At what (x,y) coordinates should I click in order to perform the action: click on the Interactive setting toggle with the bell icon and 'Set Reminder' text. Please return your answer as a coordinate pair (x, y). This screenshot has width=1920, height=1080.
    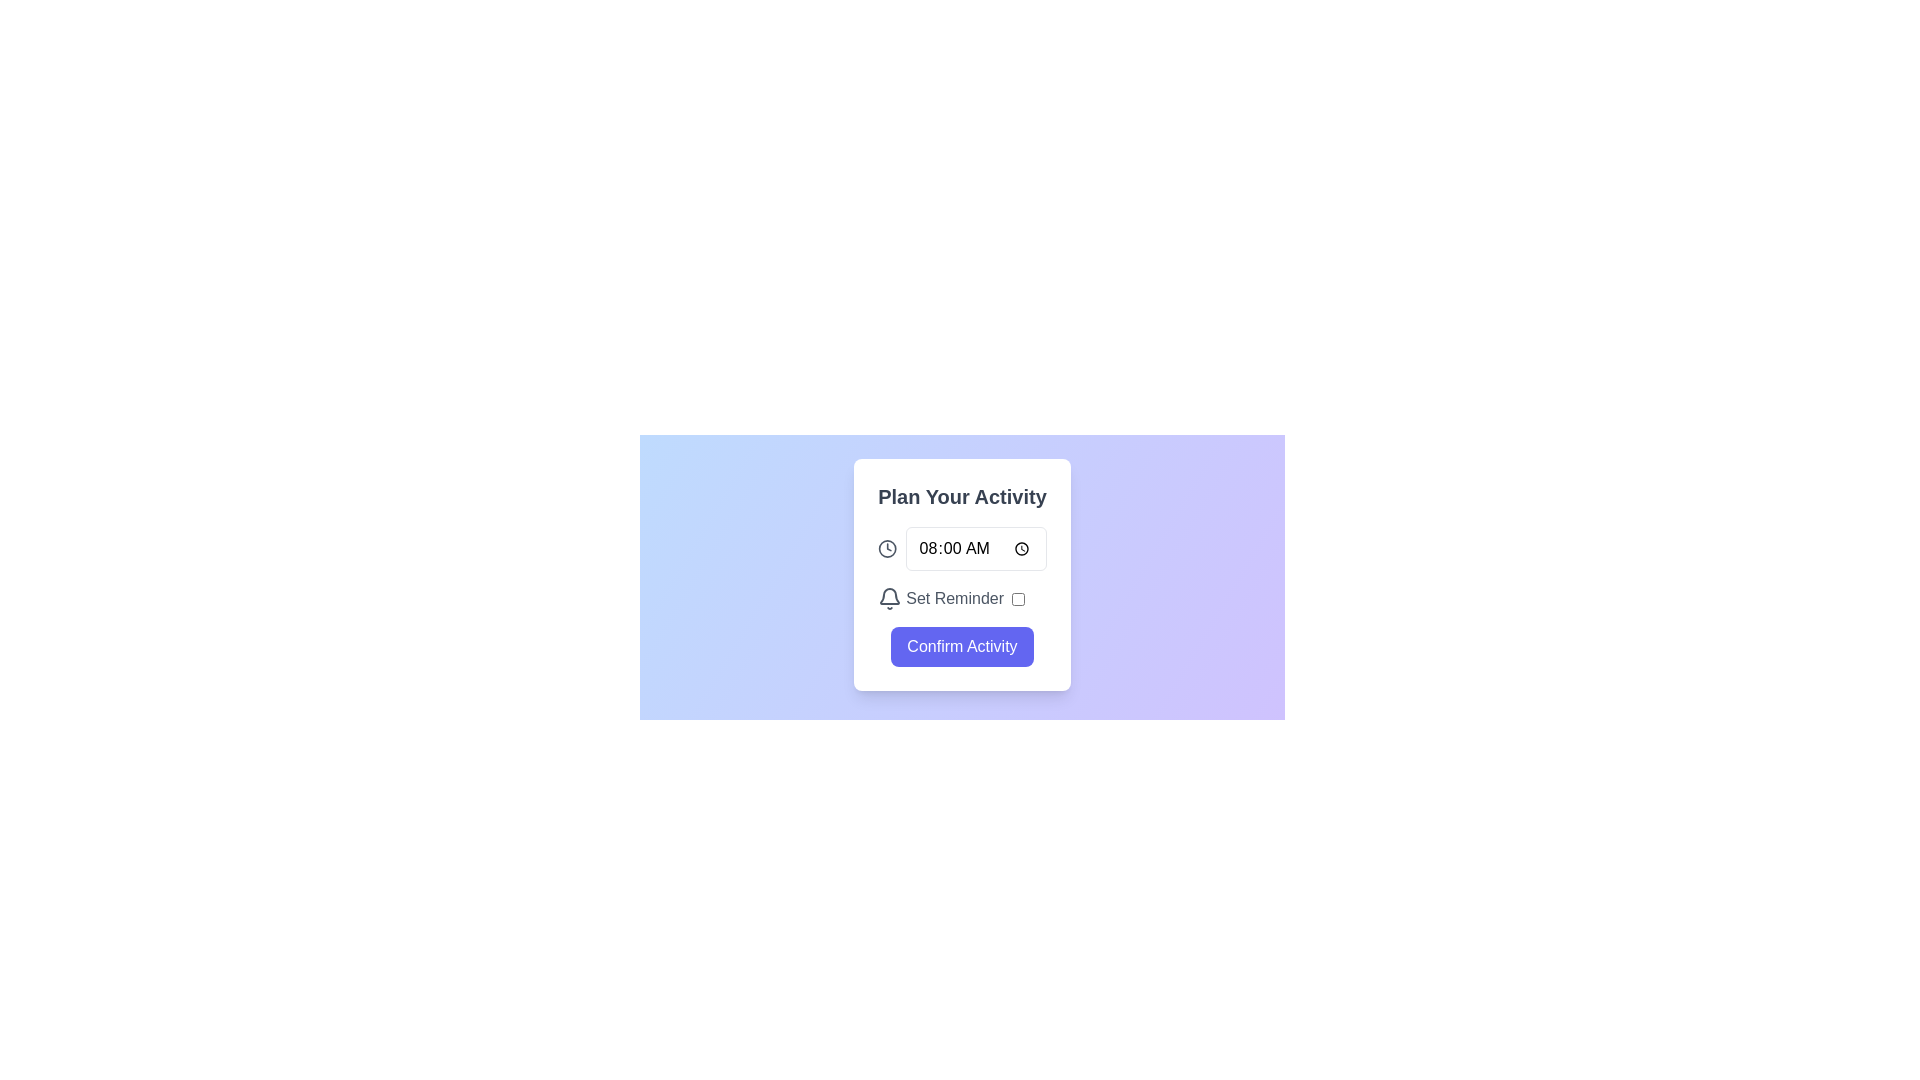
    Looking at the image, I should click on (962, 597).